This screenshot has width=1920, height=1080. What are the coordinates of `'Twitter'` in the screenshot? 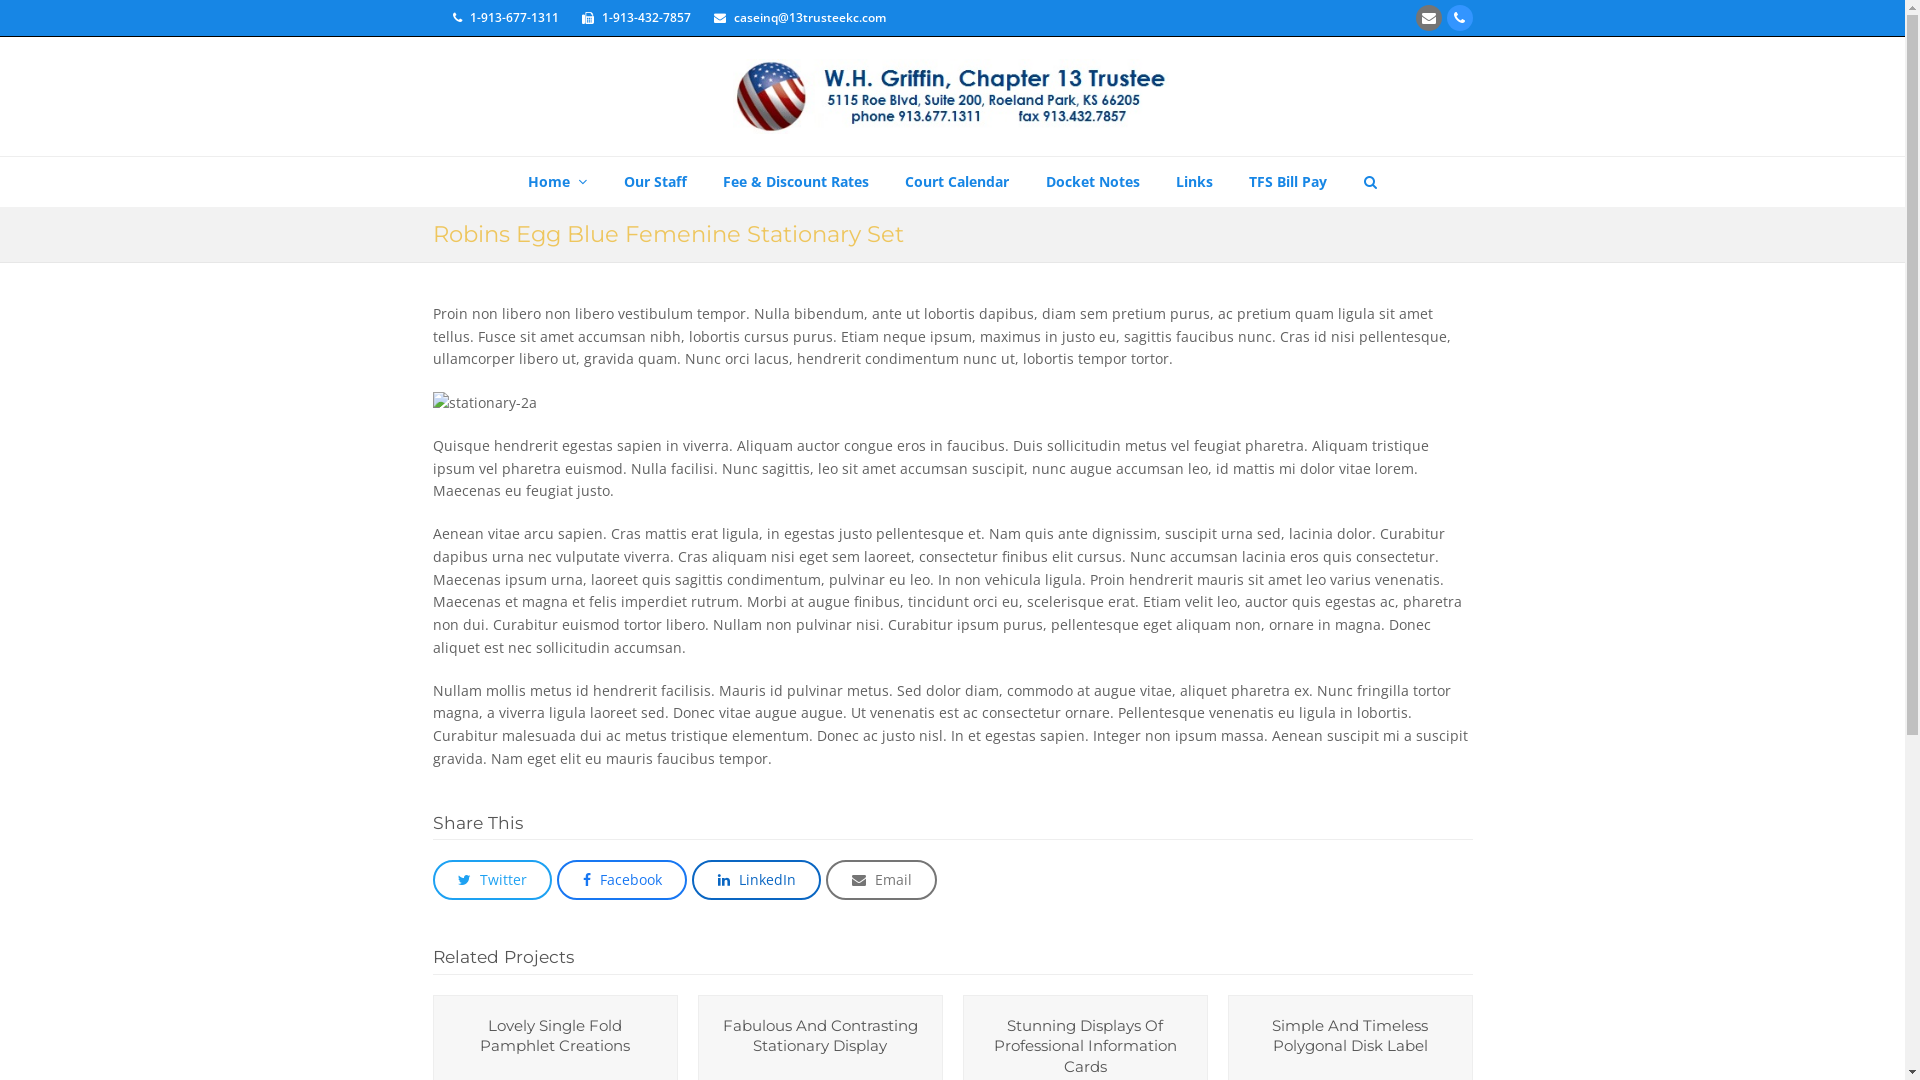 It's located at (491, 878).